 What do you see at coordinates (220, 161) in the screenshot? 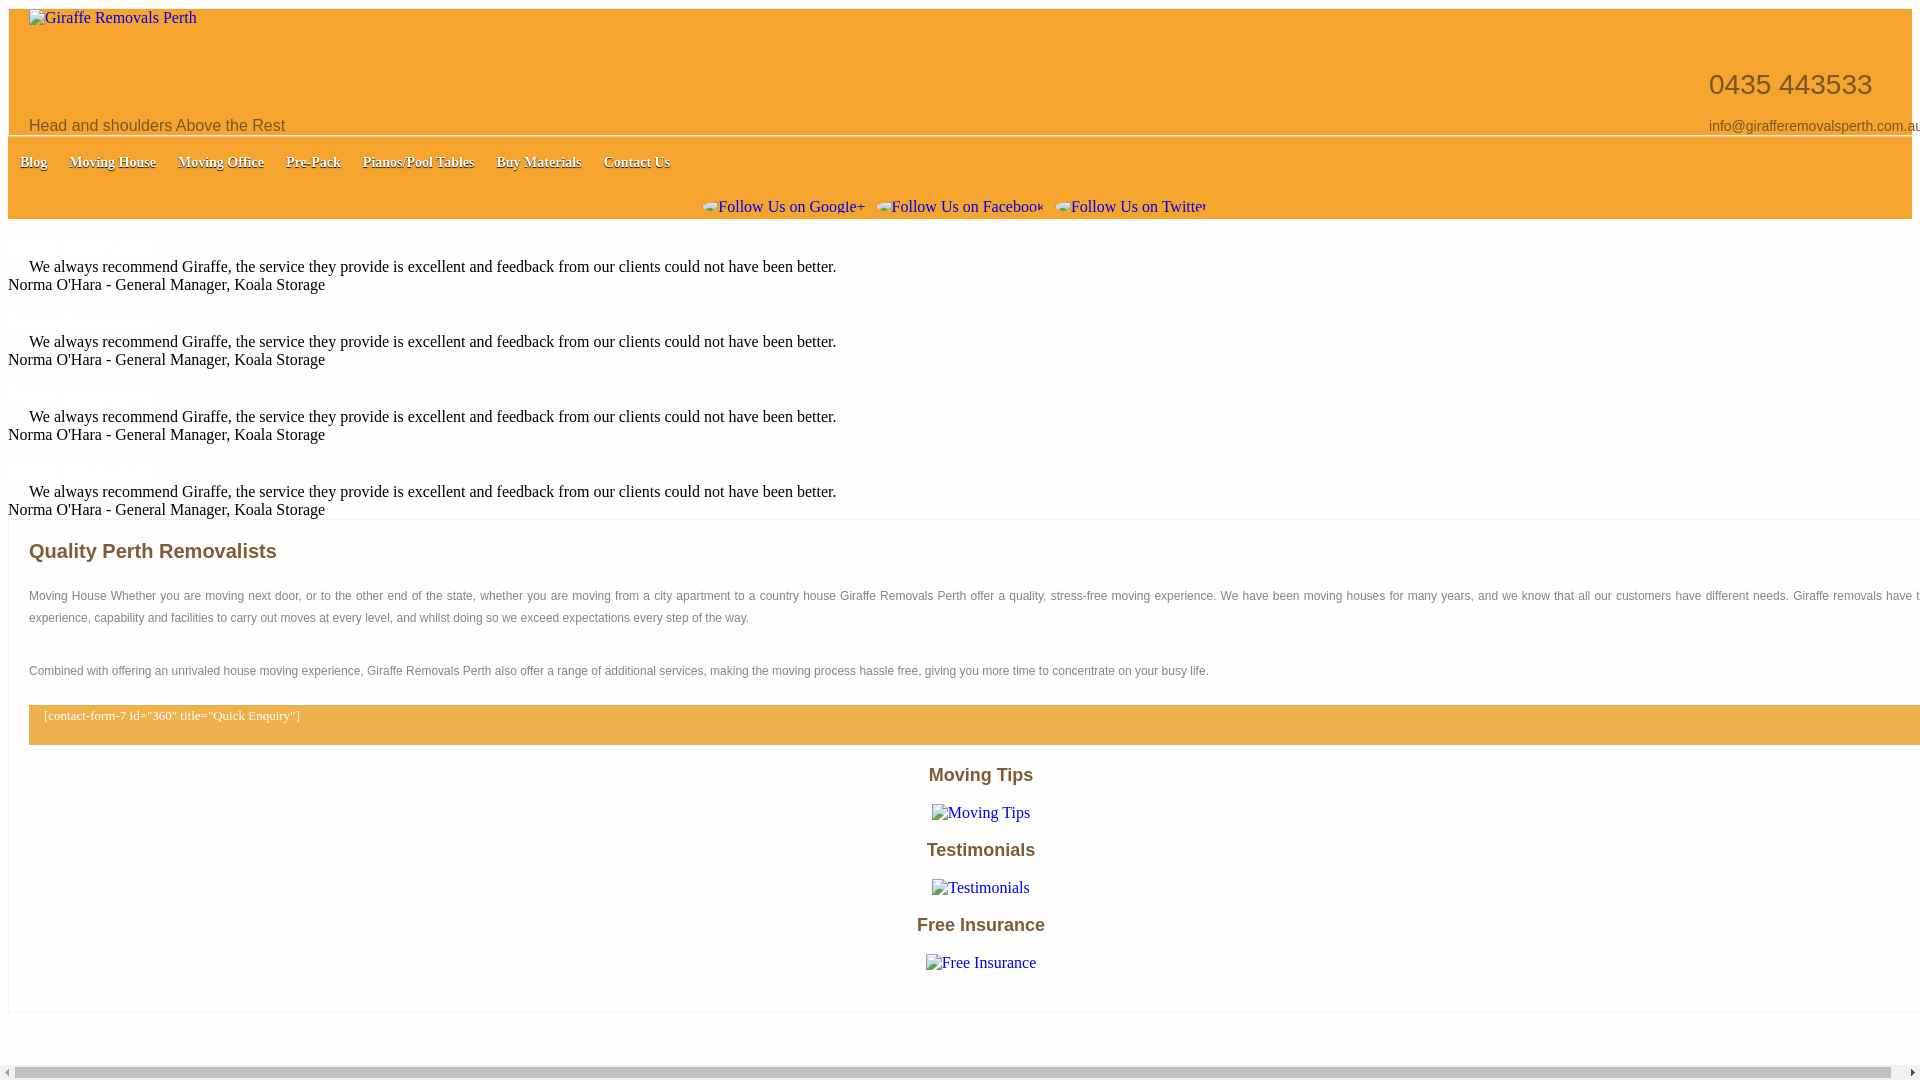
I see `'Moving Office'` at bounding box center [220, 161].